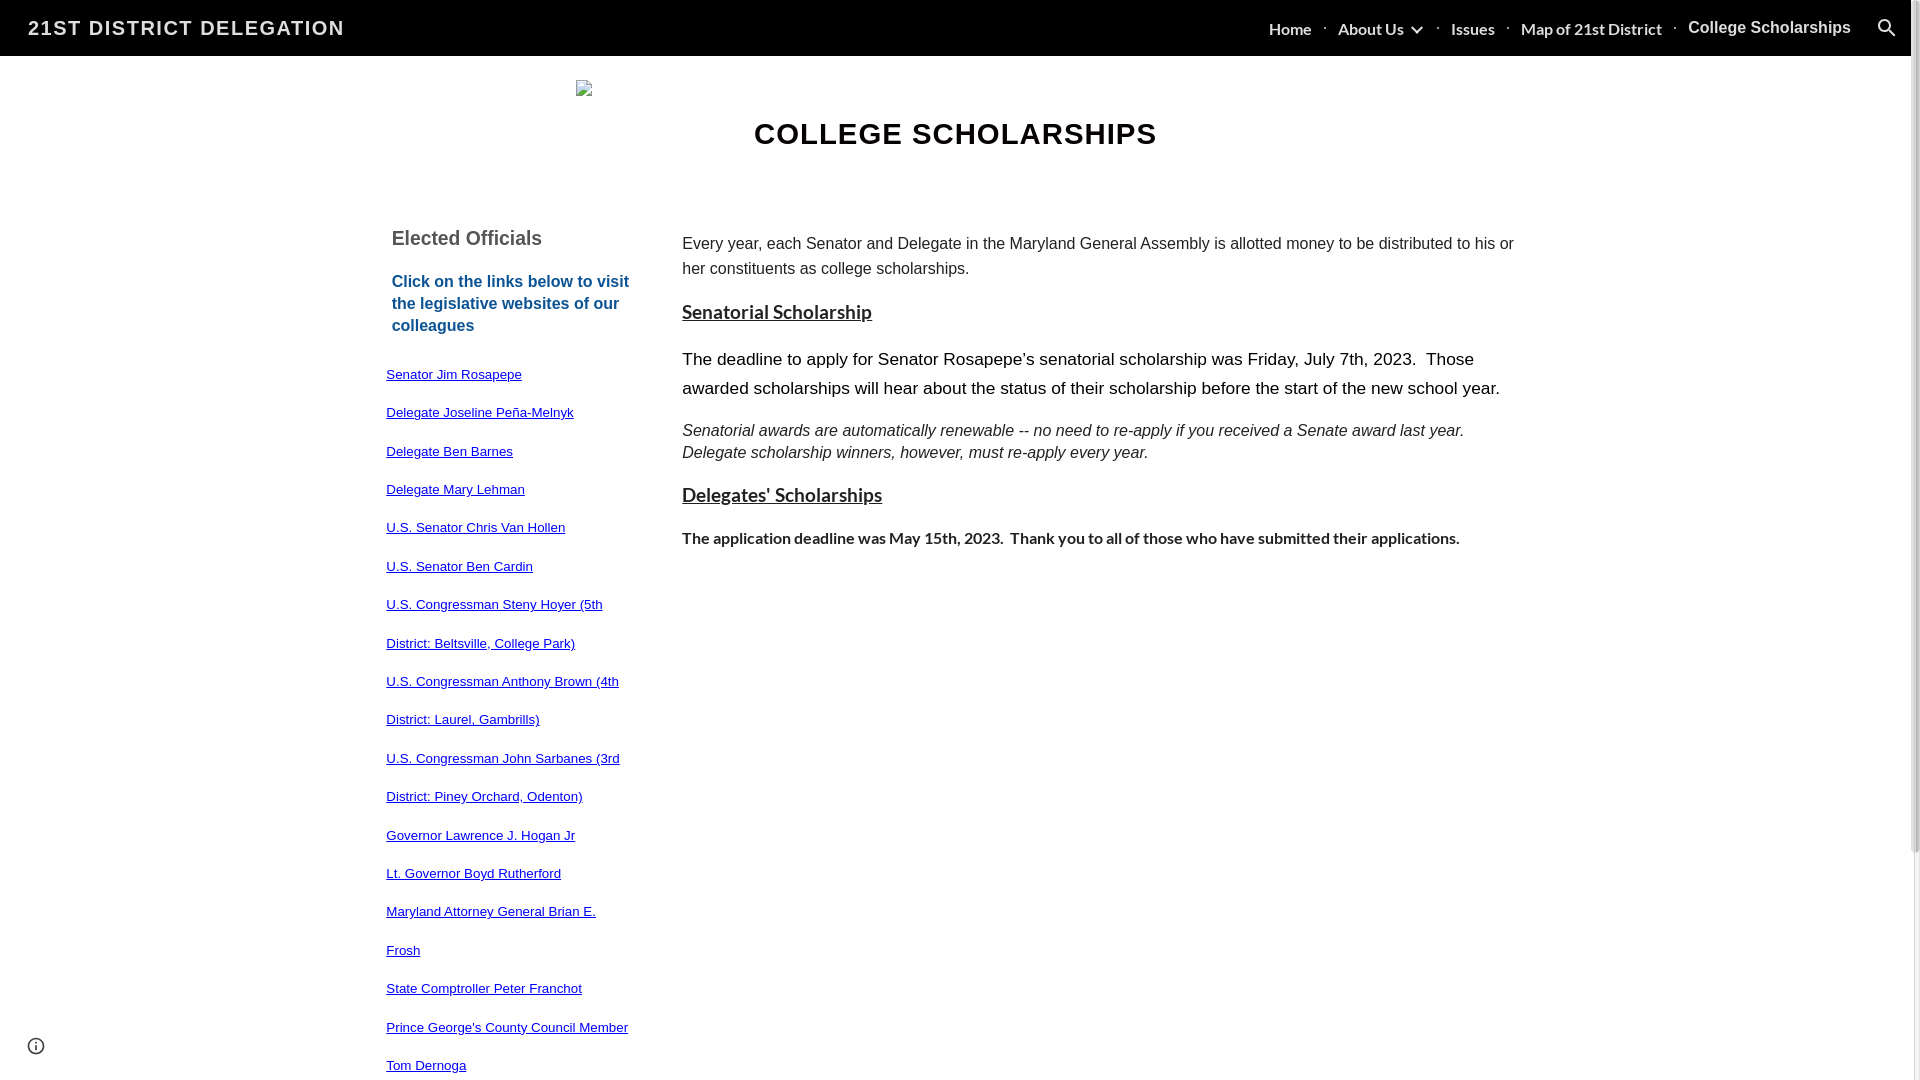 Image resolution: width=1920 pixels, height=1080 pixels. I want to click on 'Map of 21st District', so click(1590, 27).